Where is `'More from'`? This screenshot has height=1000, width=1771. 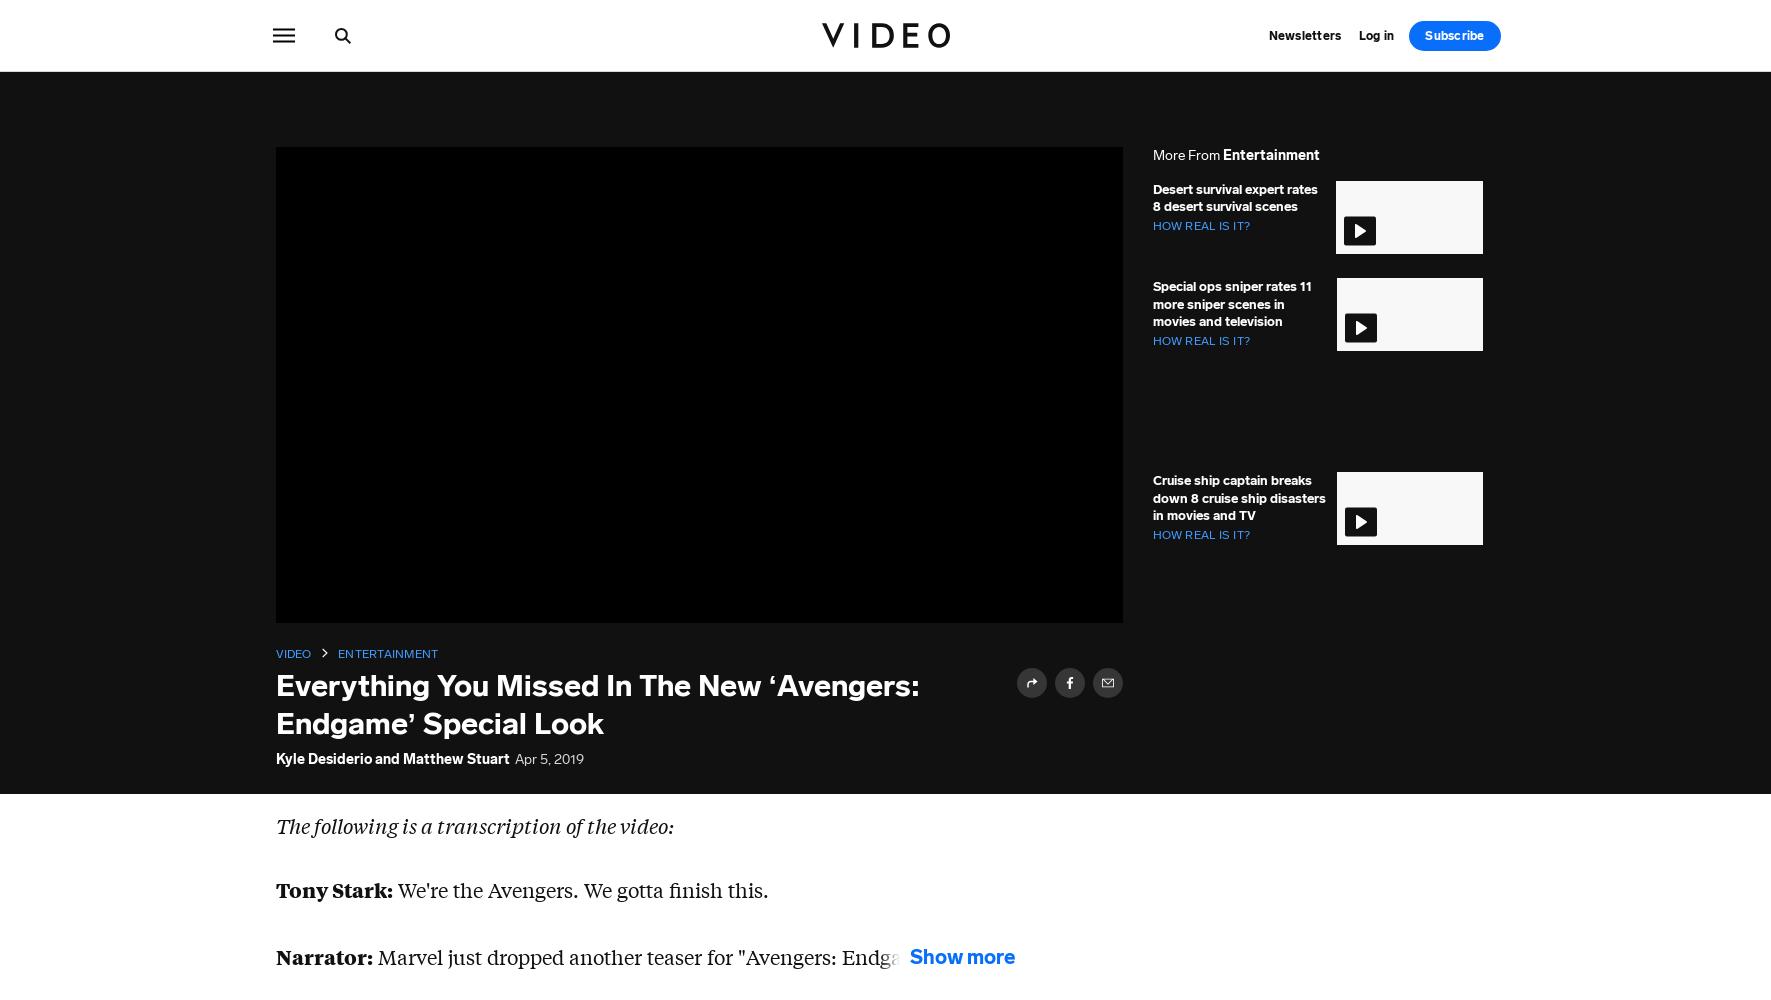
'More from' is located at coordinates (1186, 155).